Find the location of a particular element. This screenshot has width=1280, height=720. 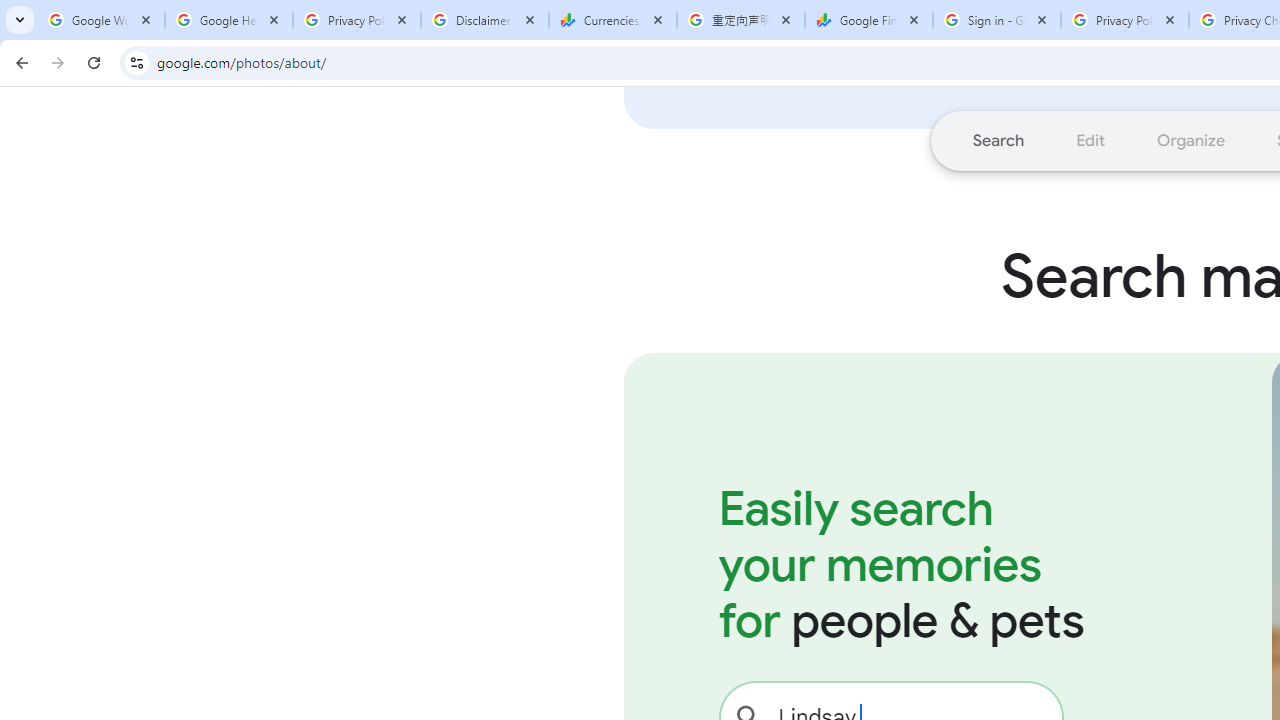

'Currencies - Google Finance' is located at coordinates (612, 20).